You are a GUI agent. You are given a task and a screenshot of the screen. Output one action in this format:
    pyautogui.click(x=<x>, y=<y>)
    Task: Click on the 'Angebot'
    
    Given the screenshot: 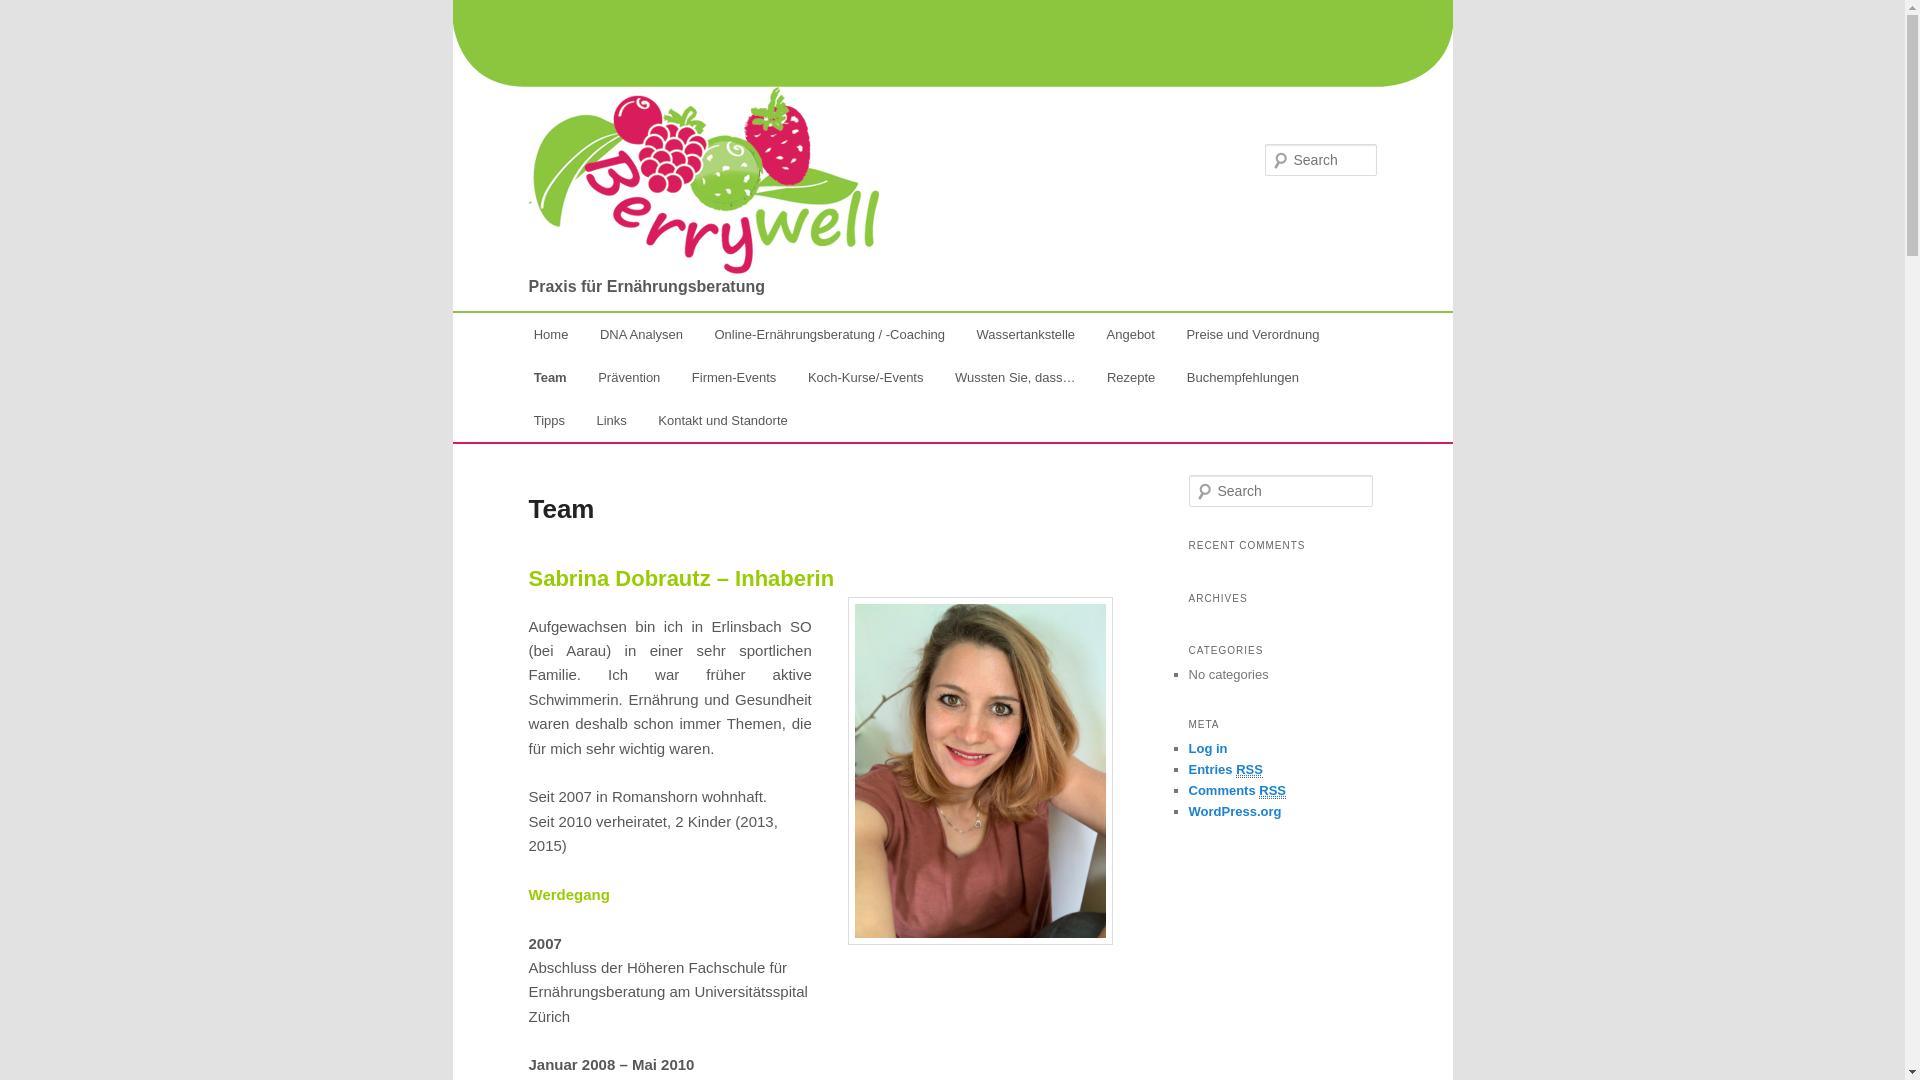 What is the action you would take?
    pyautogui.click(x=1131, y=332)
    